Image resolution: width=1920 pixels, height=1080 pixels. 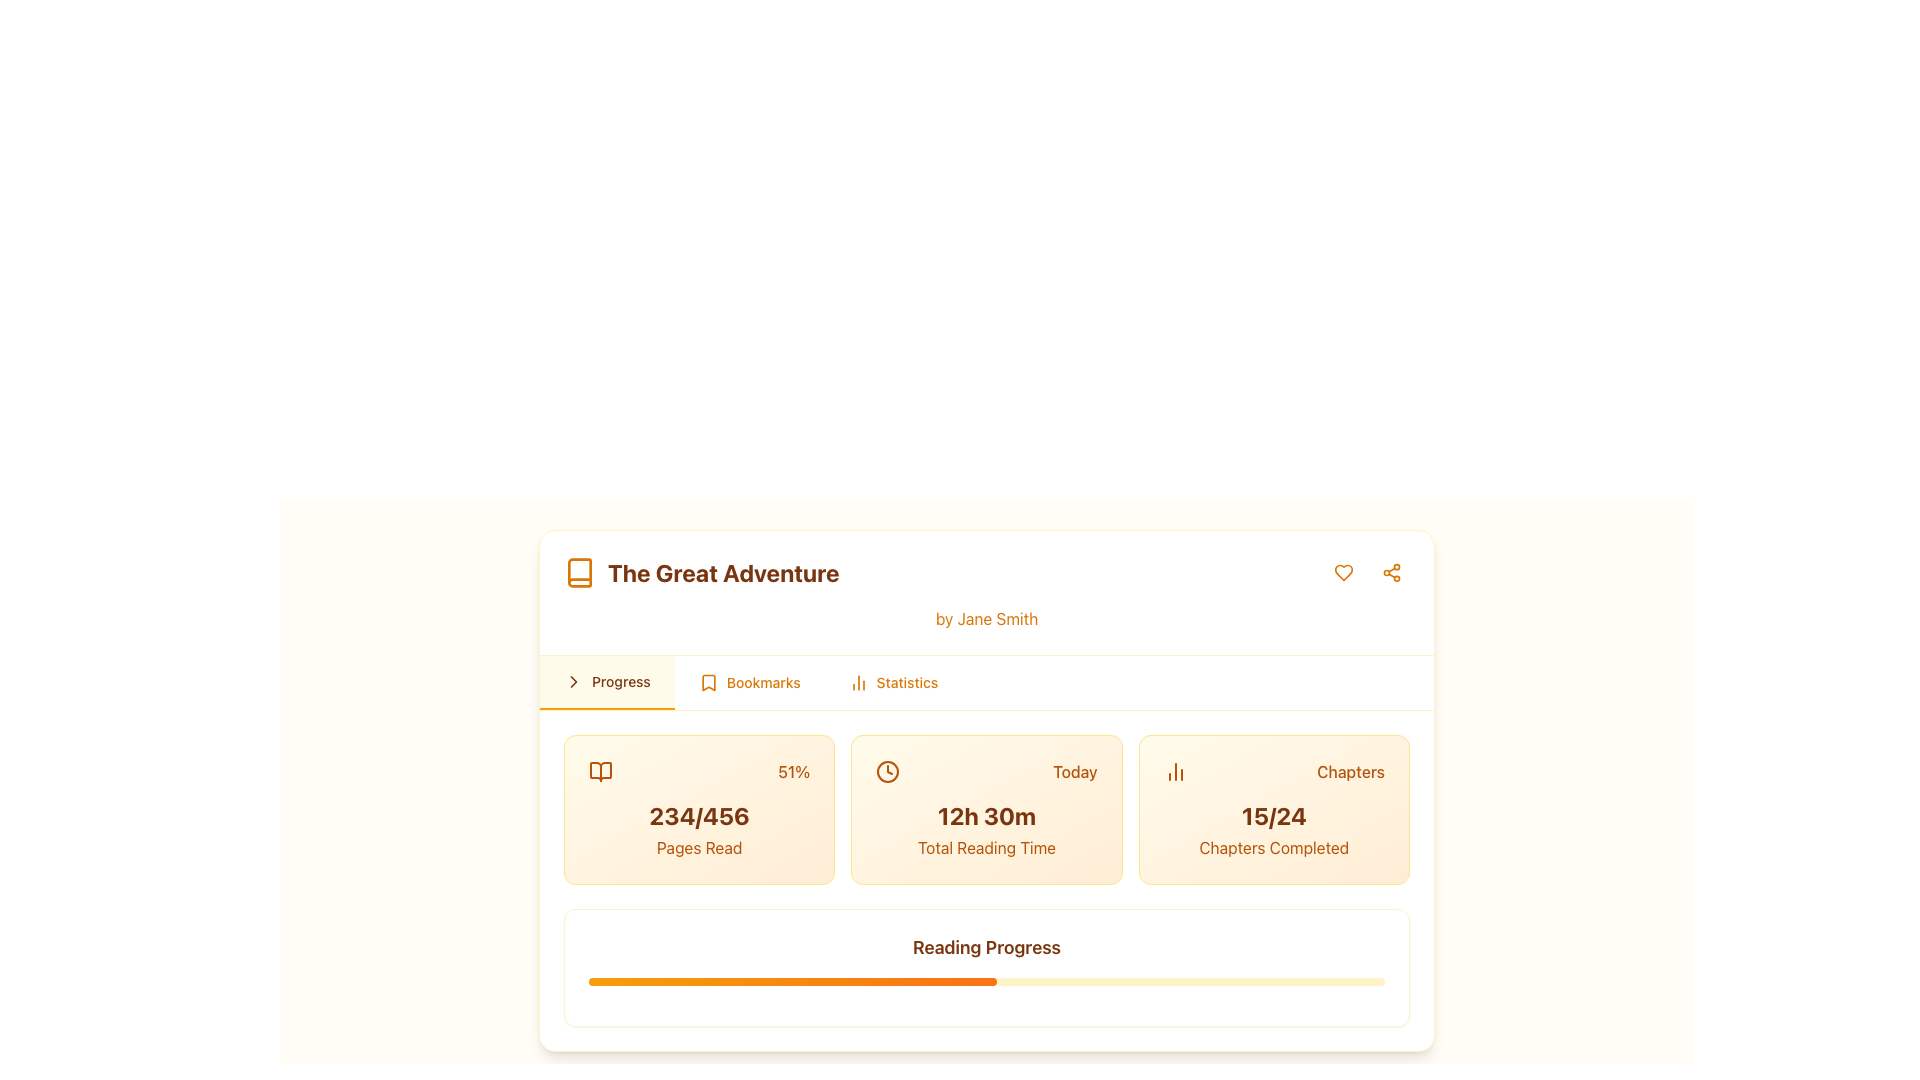 I want to click on the share button located in the top-right corner of the visible card interface, positioned next to the heart-shaped icon, so click(x=1391, y=573).